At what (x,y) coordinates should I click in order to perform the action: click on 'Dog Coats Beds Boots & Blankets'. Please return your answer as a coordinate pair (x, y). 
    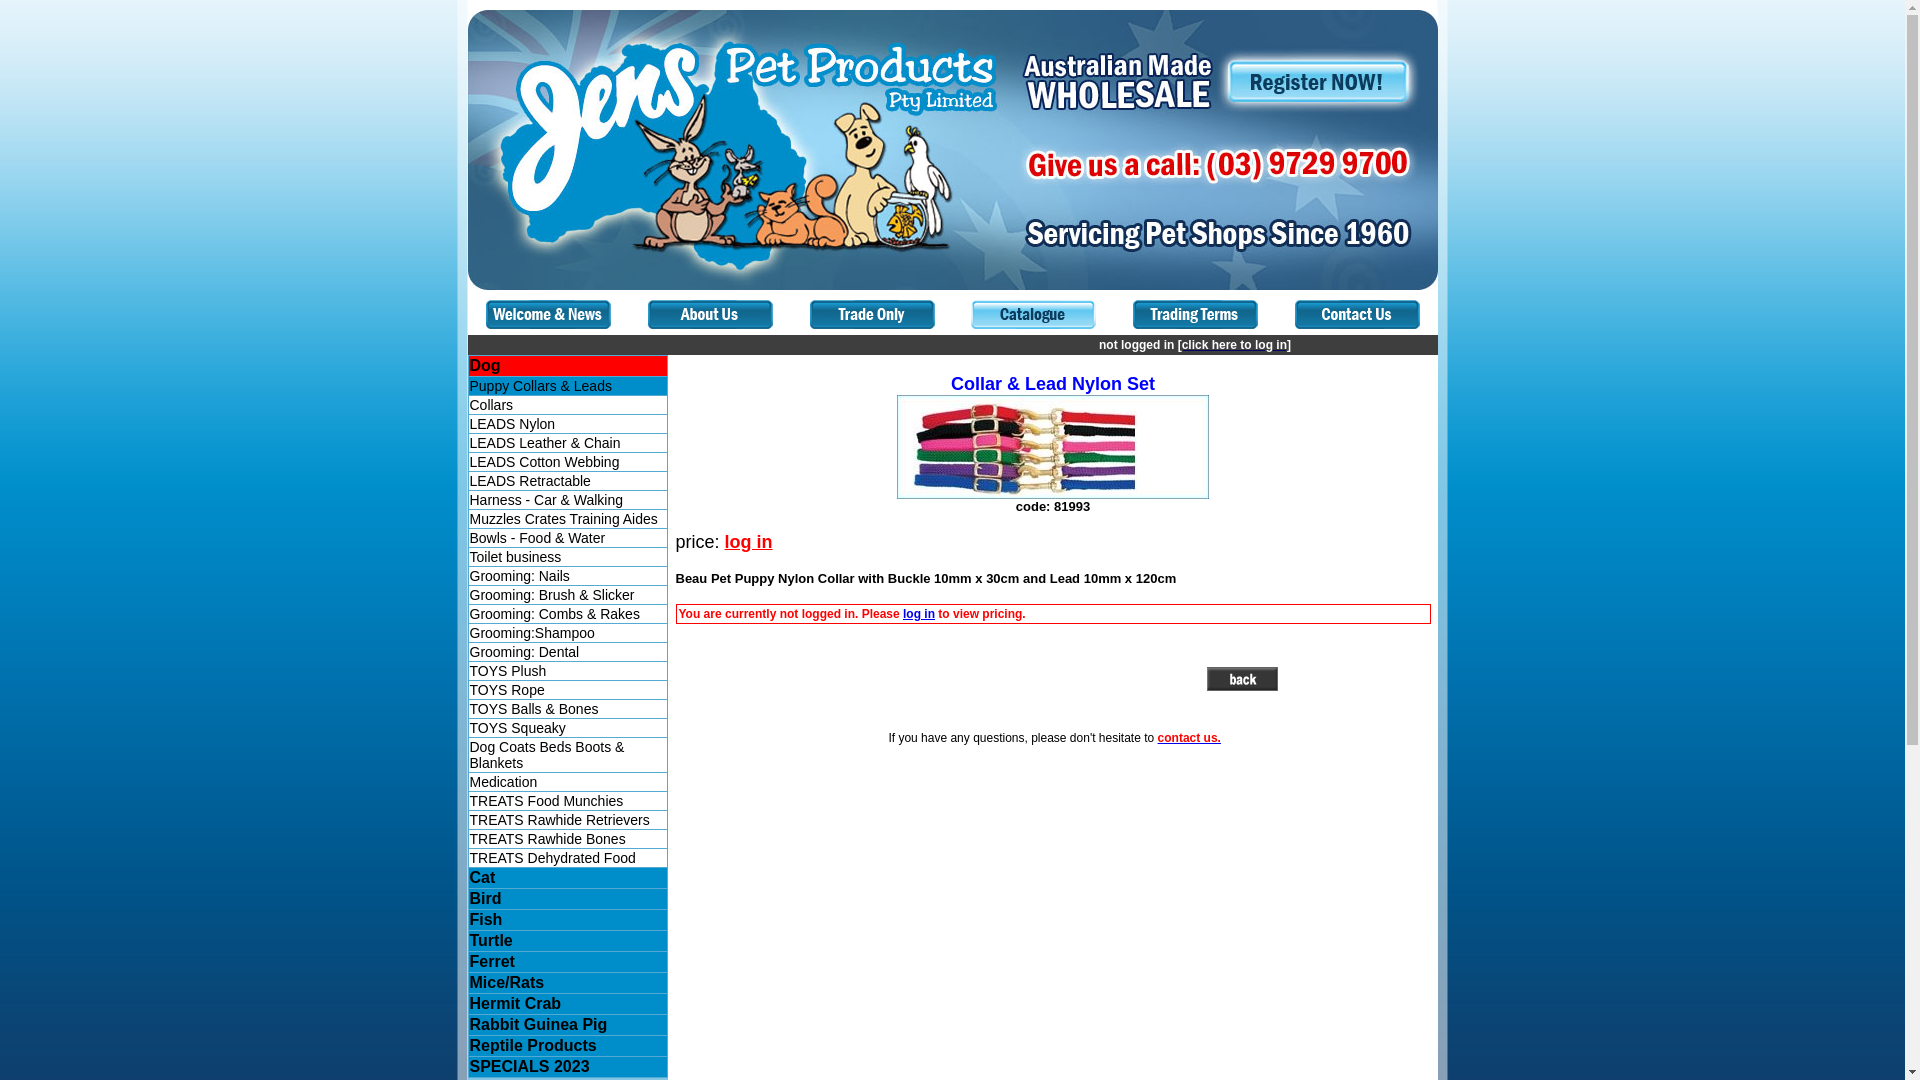
    Looking at the image, I should click on (565, 755).